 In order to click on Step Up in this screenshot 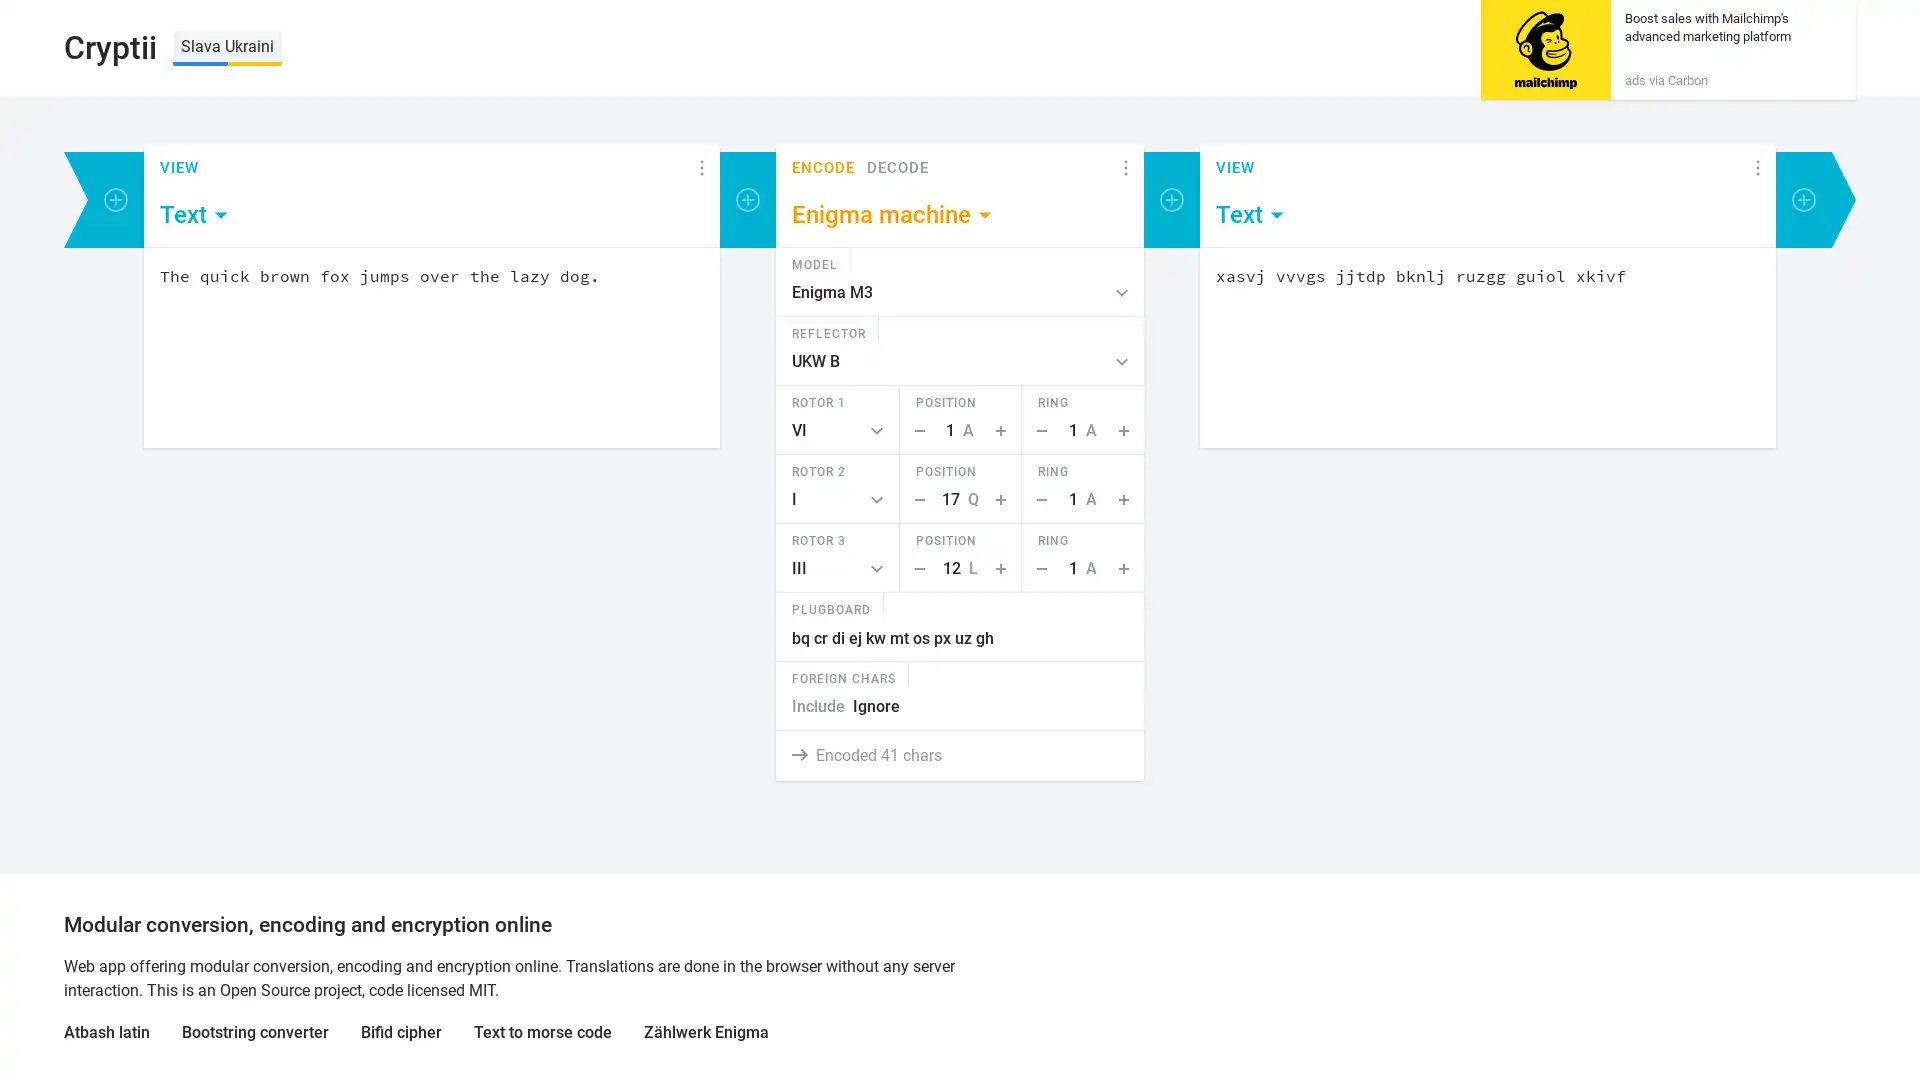, I will do `click(1004, 499)`.